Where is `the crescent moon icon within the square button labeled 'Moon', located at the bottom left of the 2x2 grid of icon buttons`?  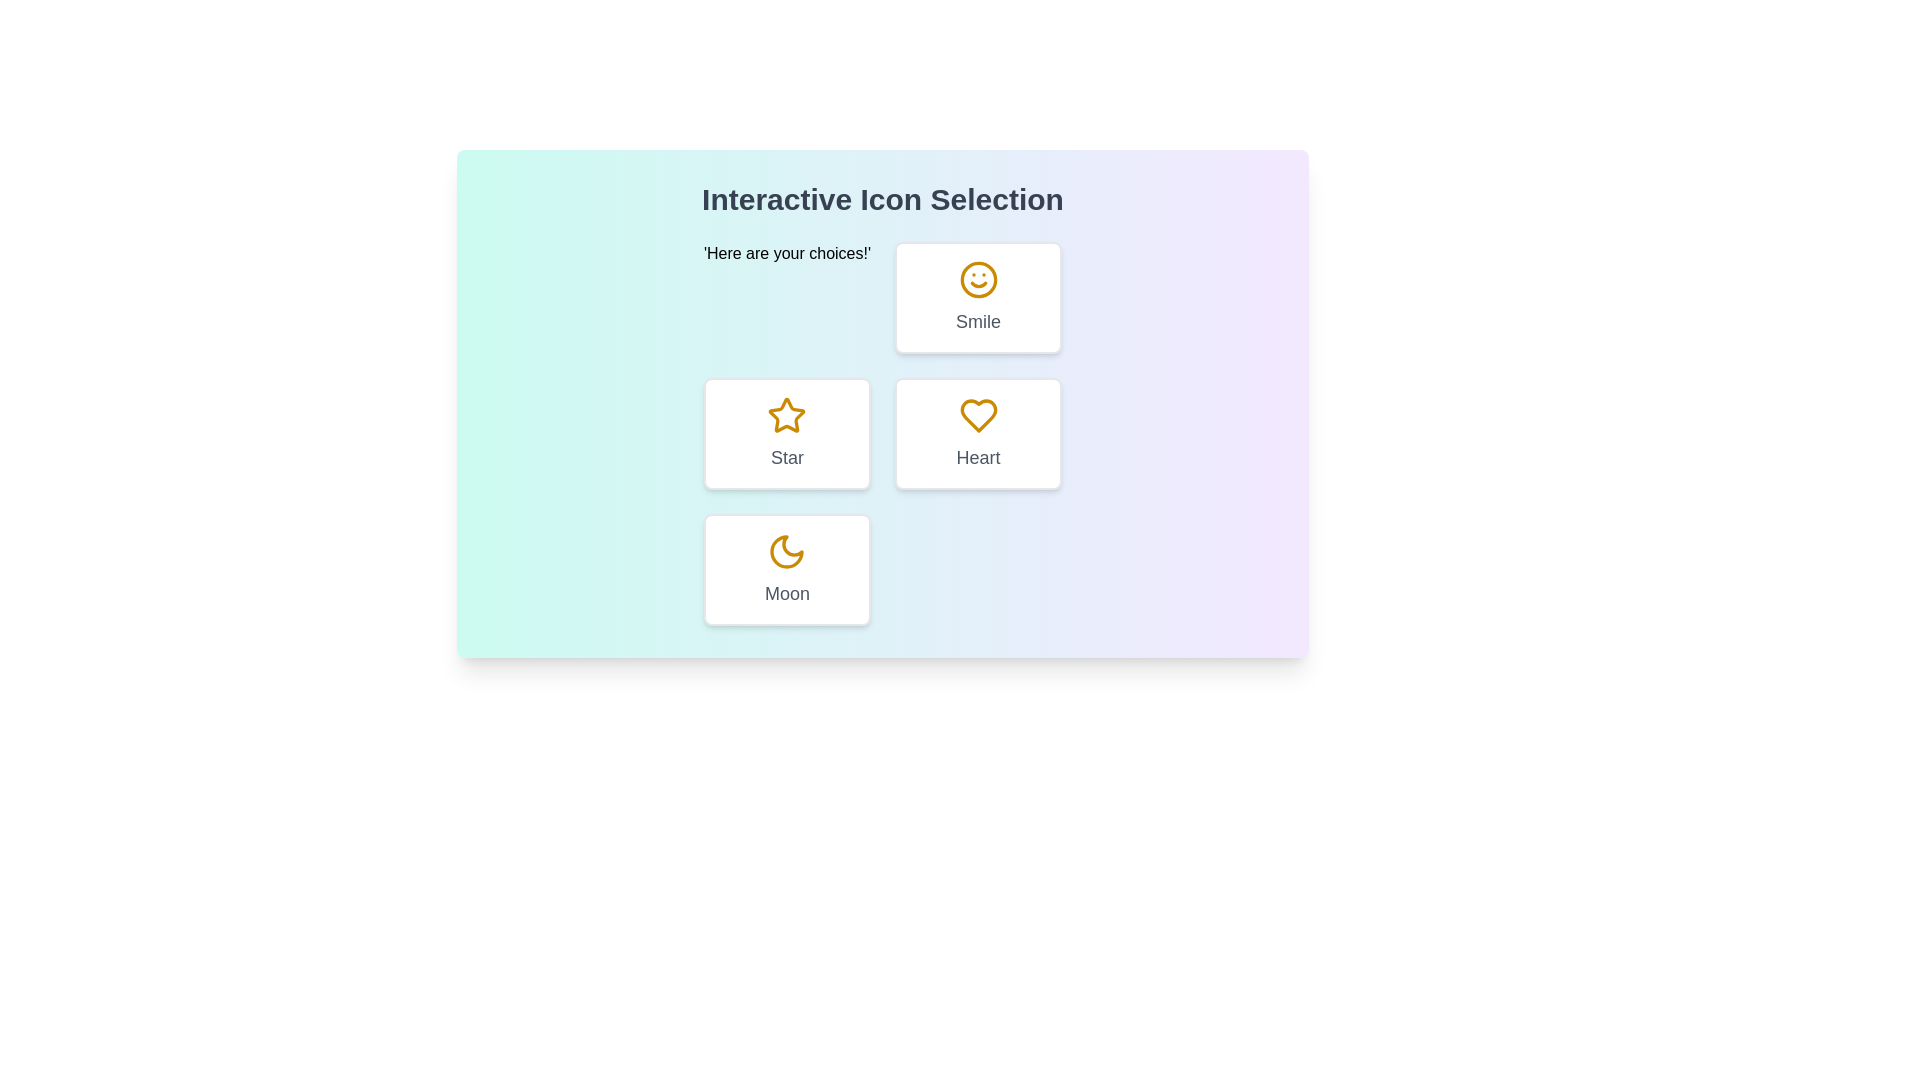 the crescent moon icon within the square button labeled 'Moon', located at the bottom left of the 2x2 grid of icon buttons is located at coordinates (786, 551).